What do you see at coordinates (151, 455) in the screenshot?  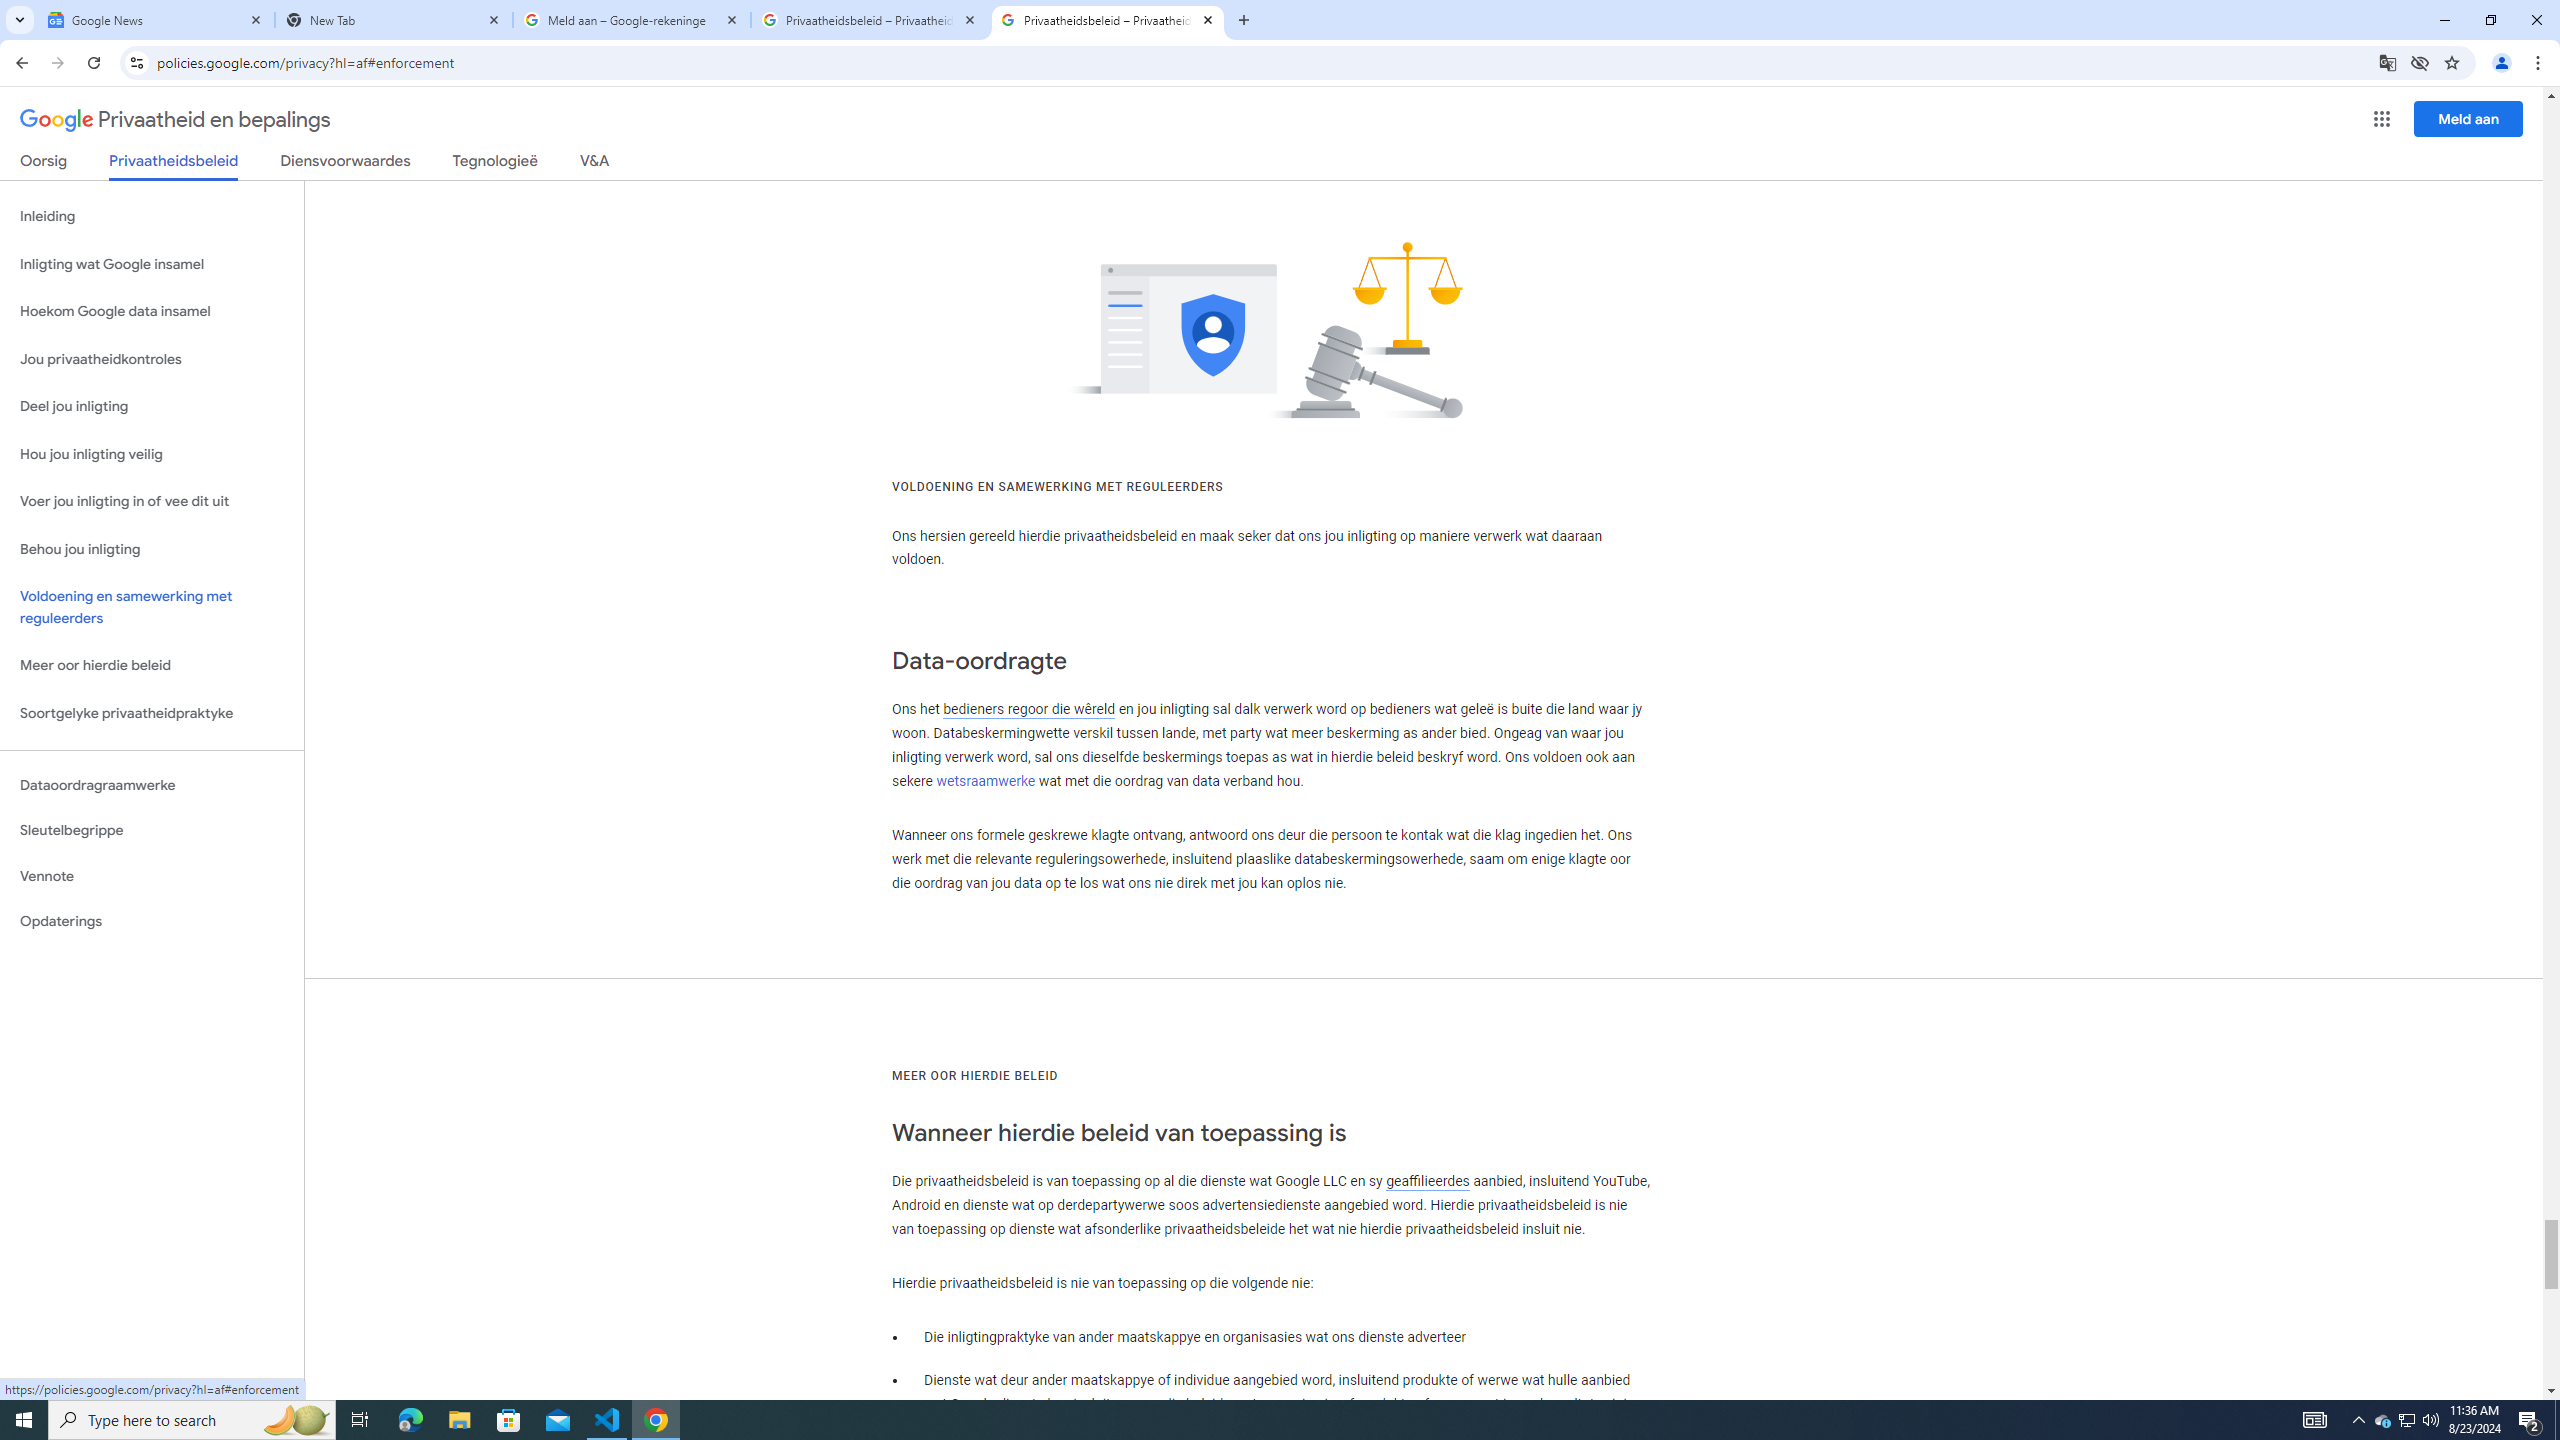 I see `'Hou jou inligting veilig'` at bounding box center [151, 455].